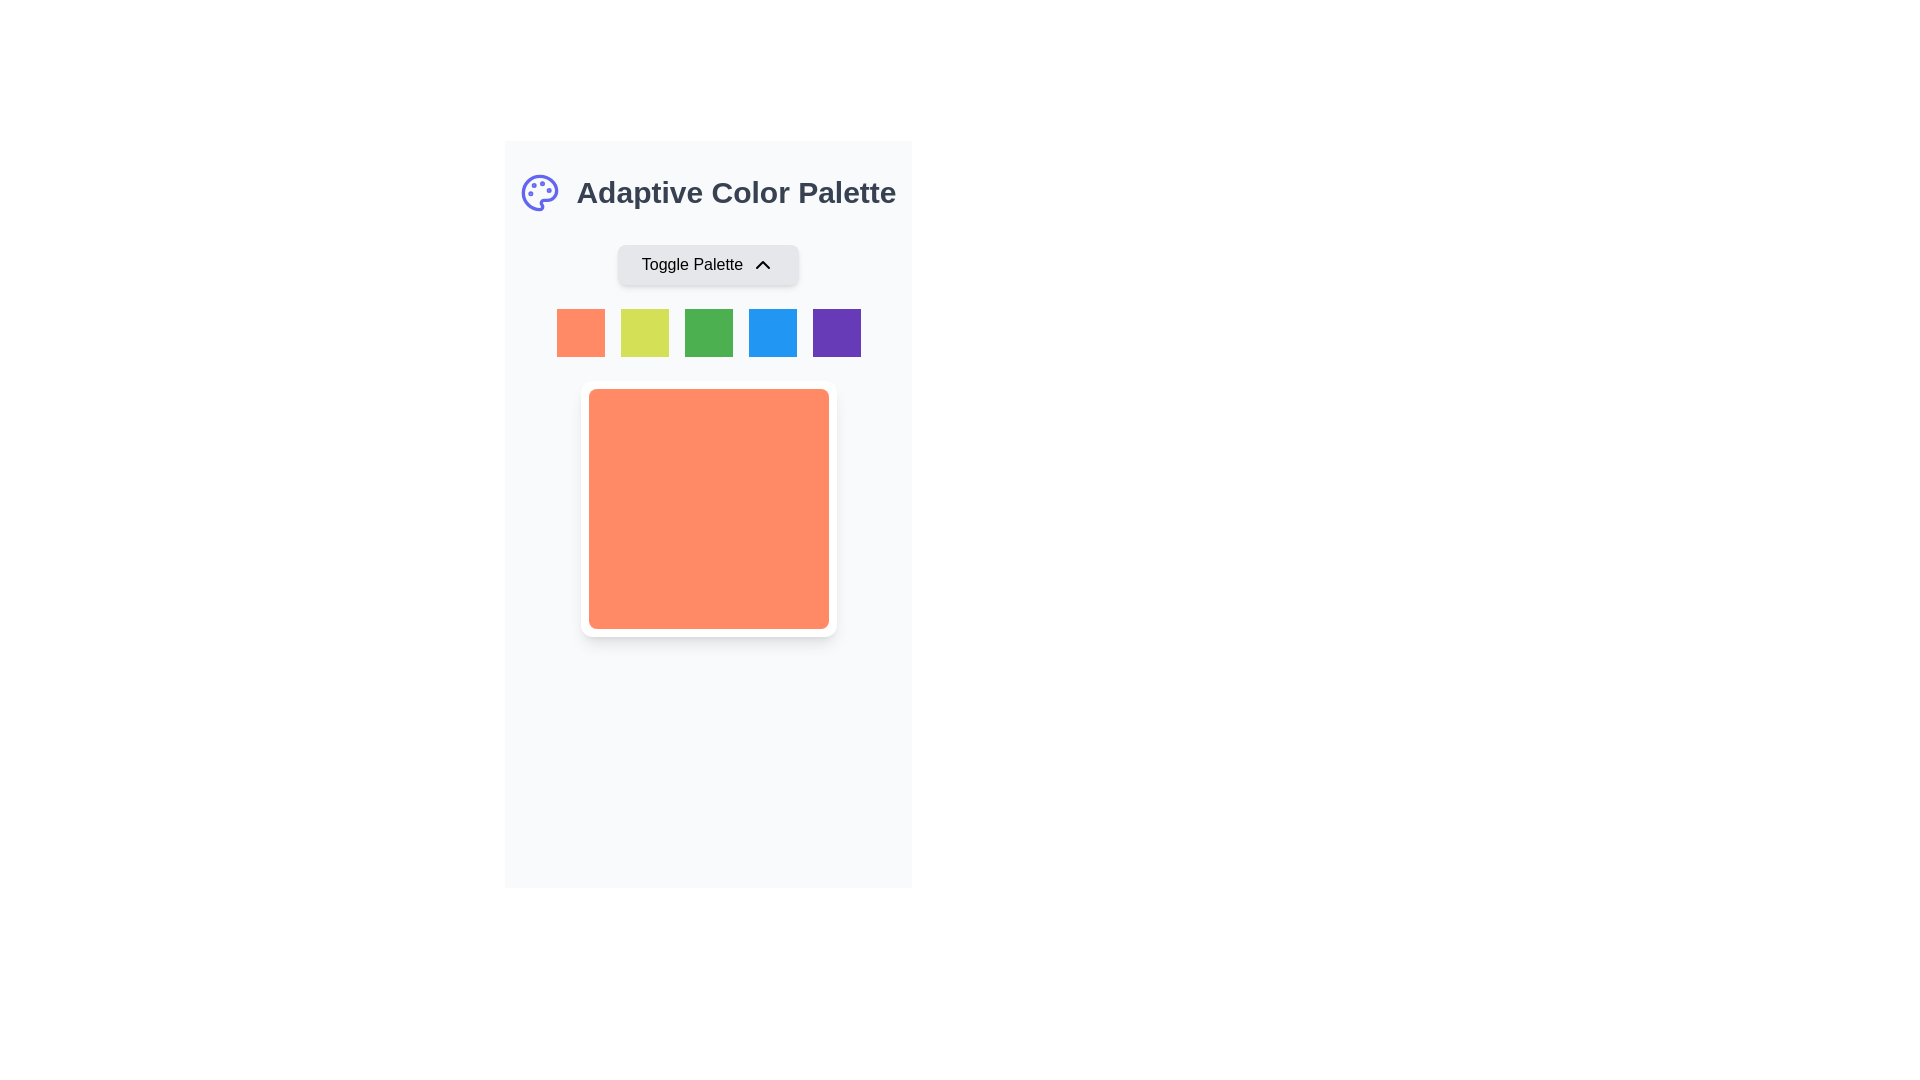  I want to click on the third green square swatch in the row of color swatches, so click(708, 331).